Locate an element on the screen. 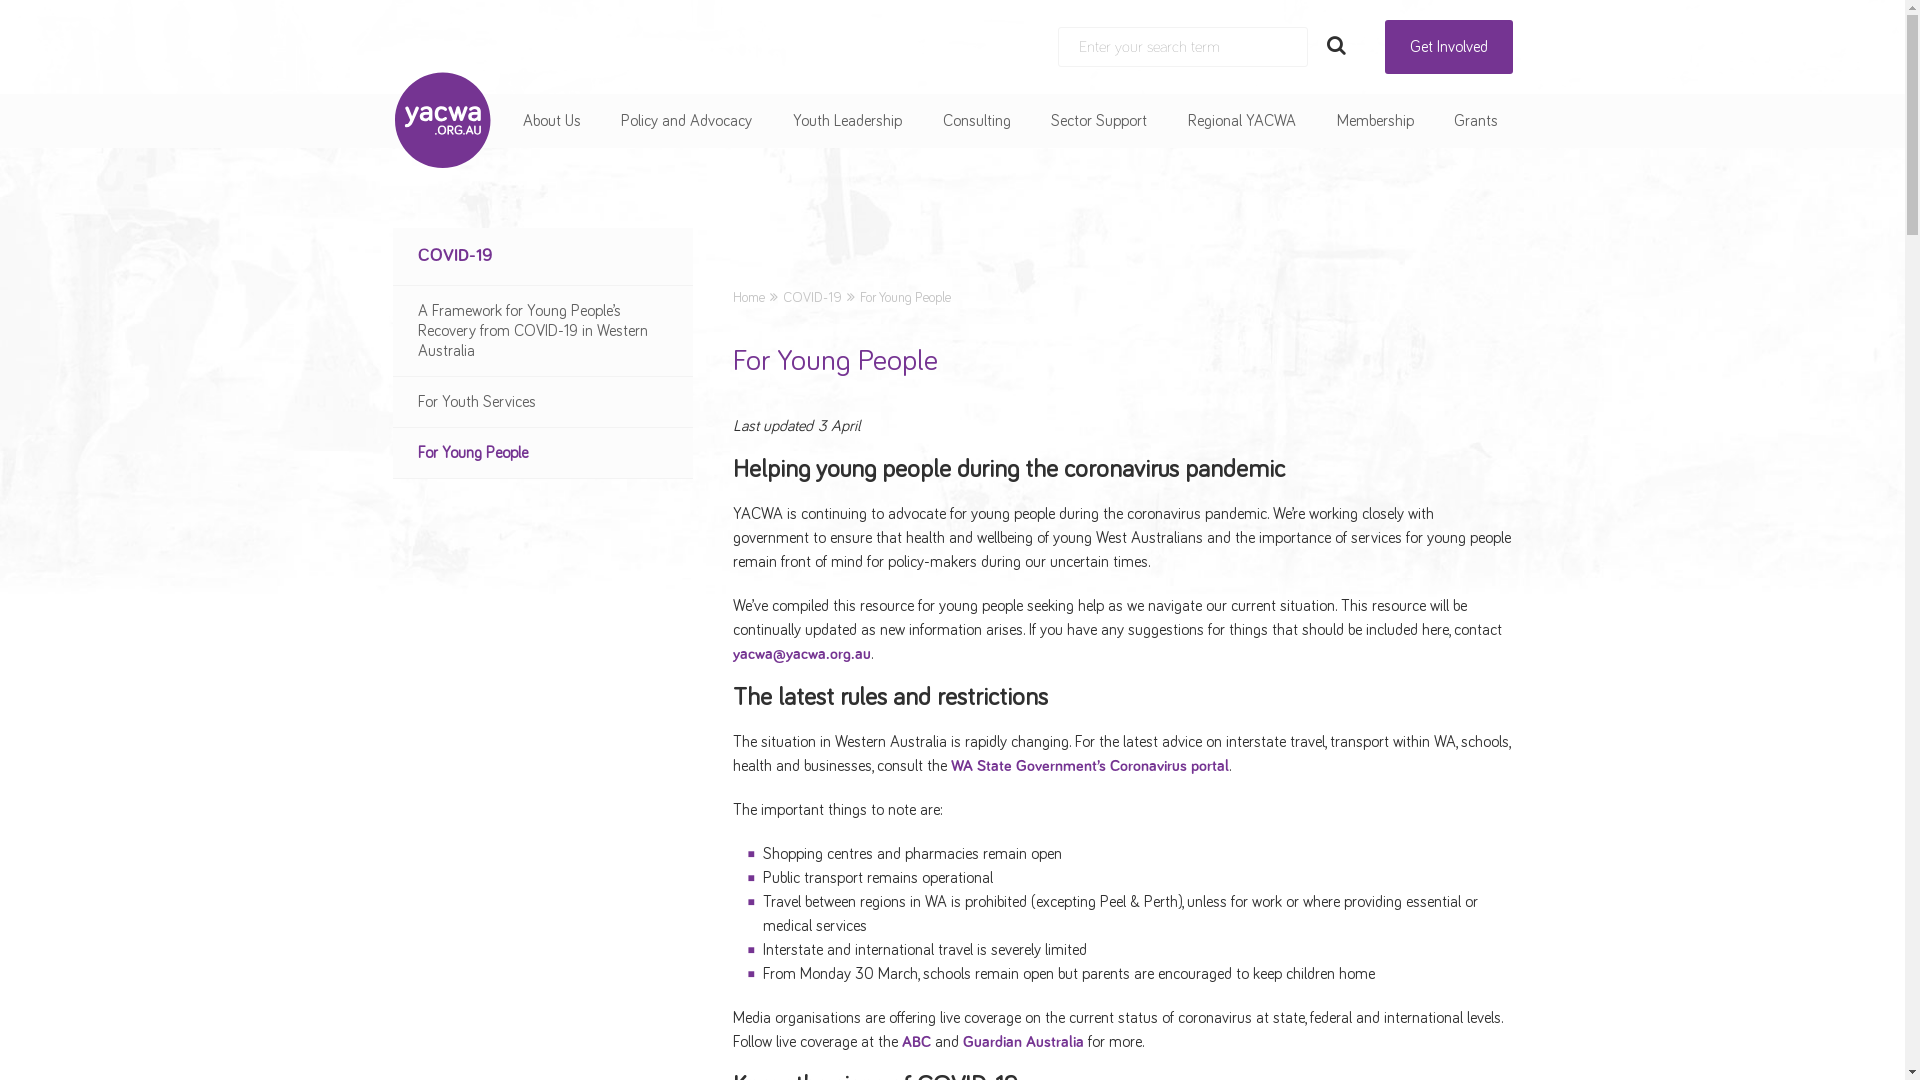  'COVID-19' is located at coordinates (811, 297).